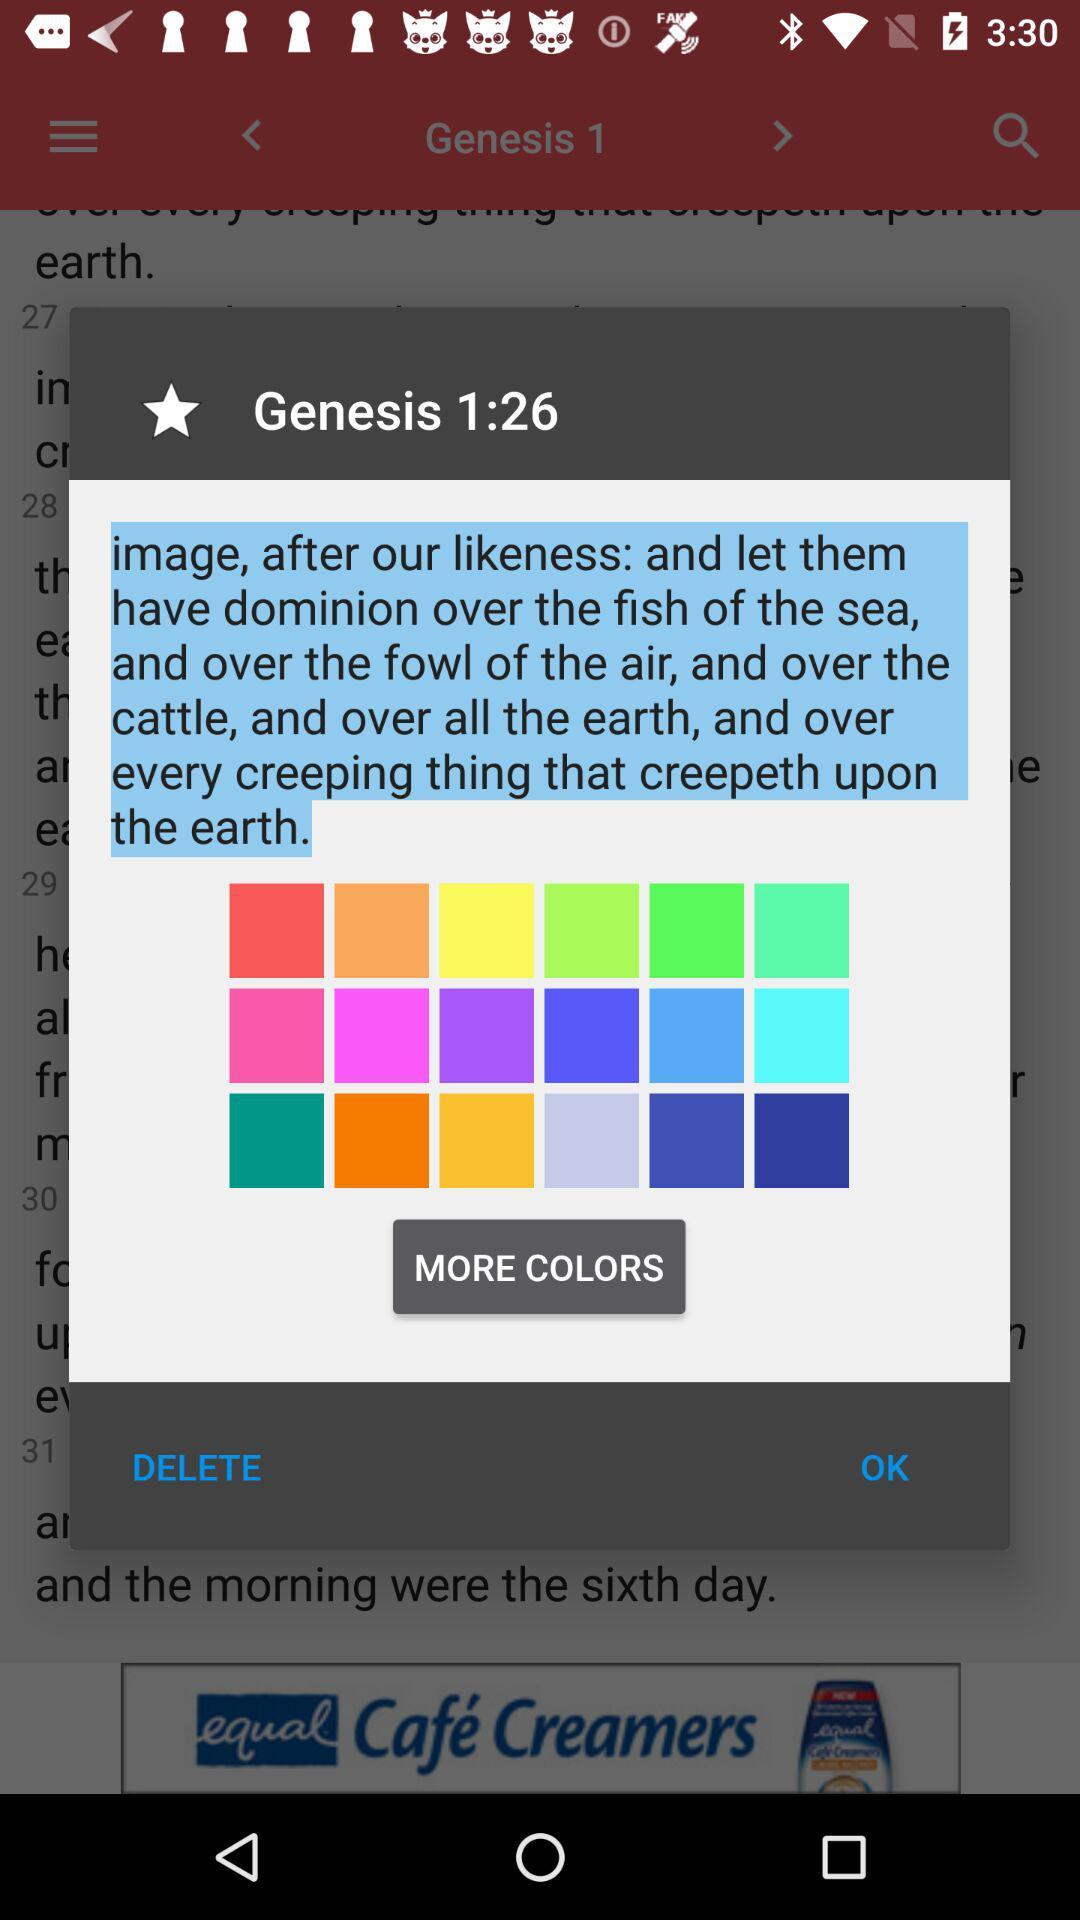 The width and height of the screenshot is (1080, 1920). Describe the element at coordinates (590, 929) in the screenshot. I see `item below the and god said item` at that location.